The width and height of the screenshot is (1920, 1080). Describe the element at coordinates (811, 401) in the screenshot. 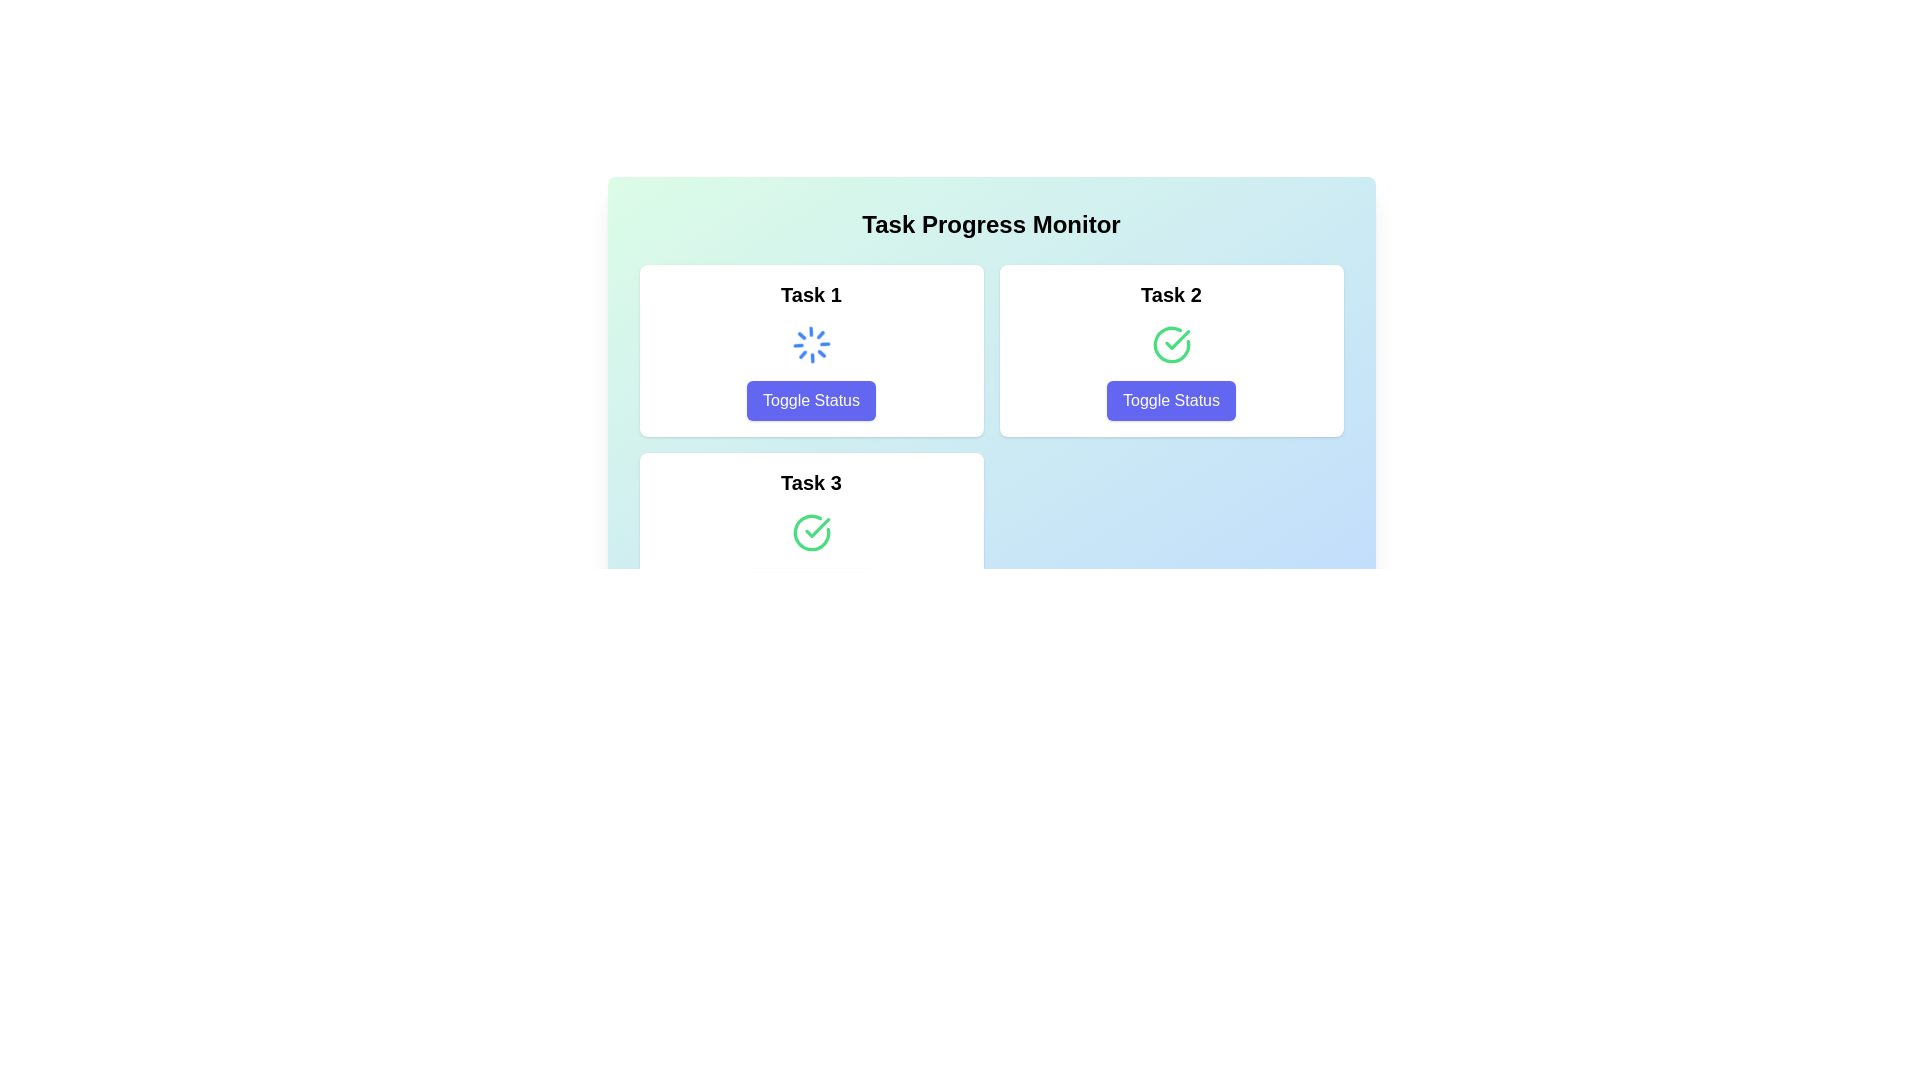

I see `the toggle button associated with 'Task 1'` at that location.